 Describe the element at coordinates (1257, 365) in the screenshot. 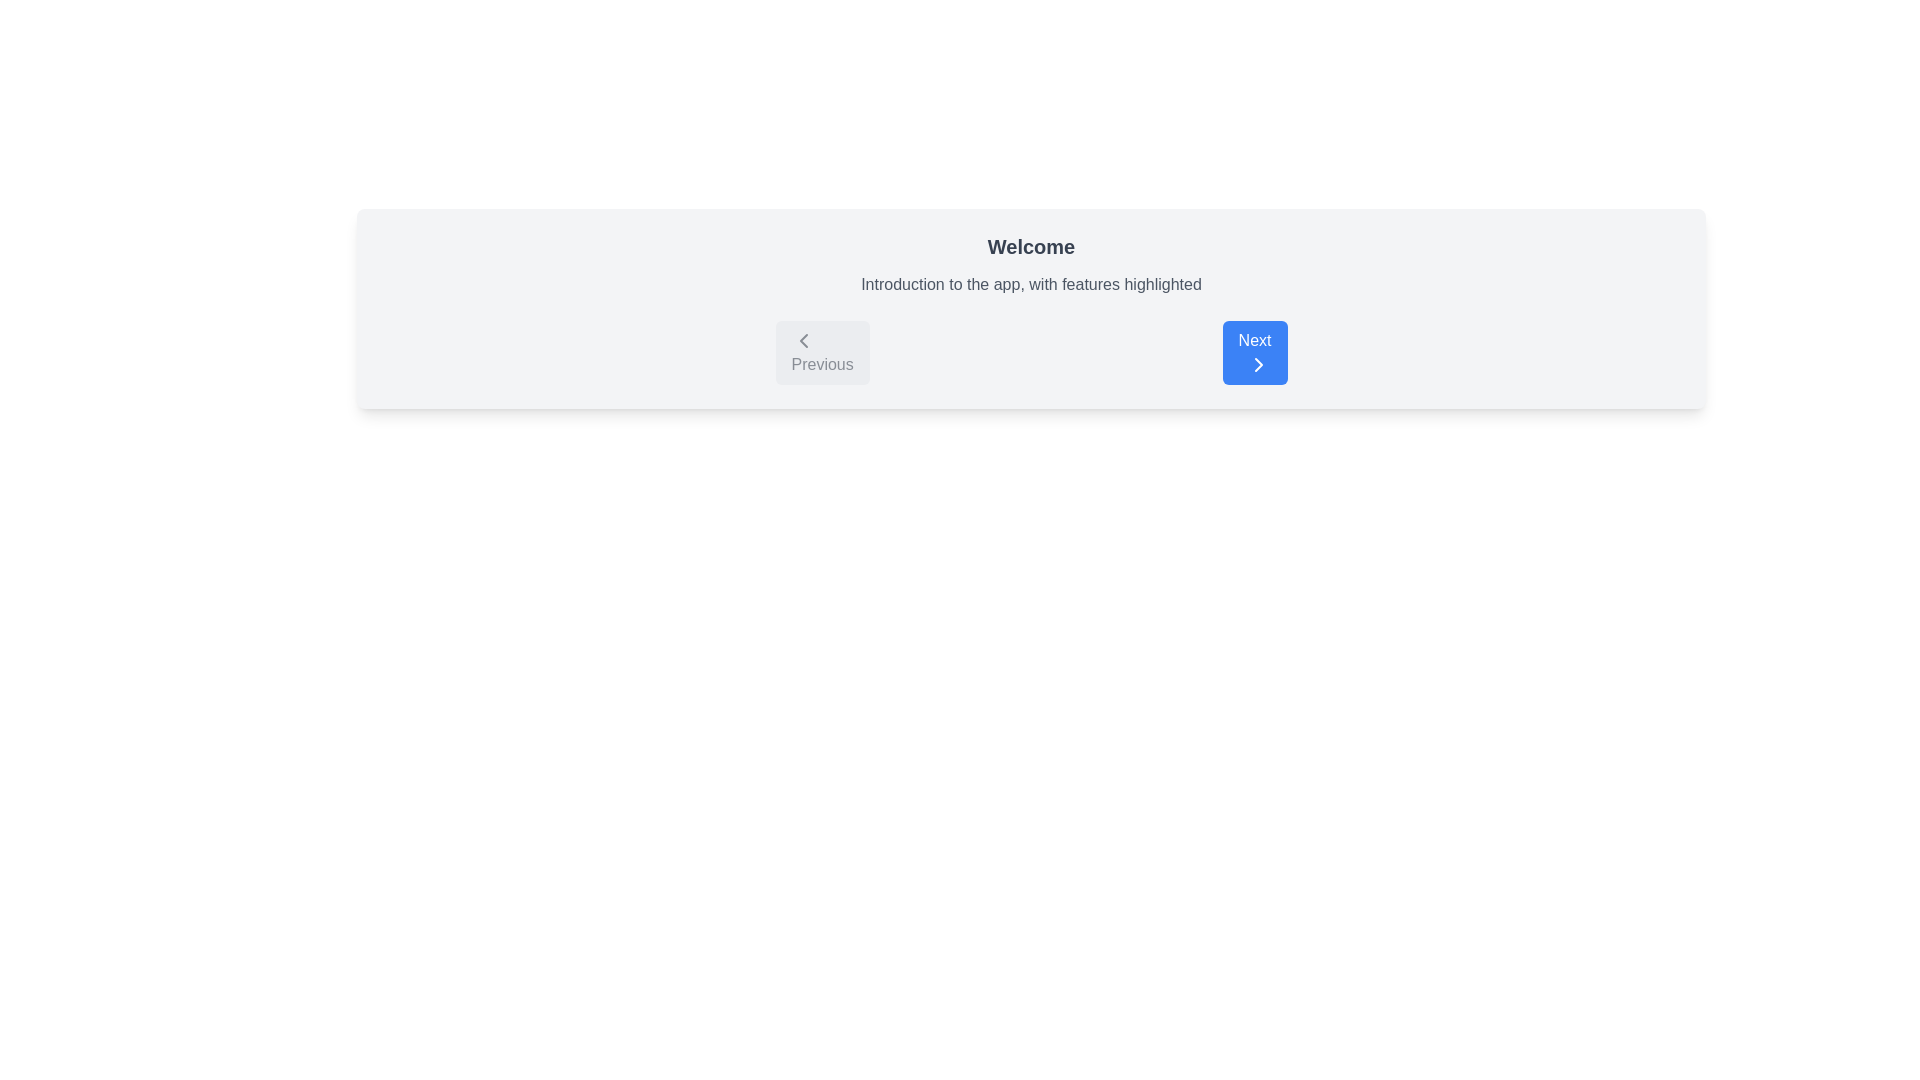

I see `the chevron icon located at the rightmost part of the blue 'Next' button, which indicates navigation to the next step` at that location.